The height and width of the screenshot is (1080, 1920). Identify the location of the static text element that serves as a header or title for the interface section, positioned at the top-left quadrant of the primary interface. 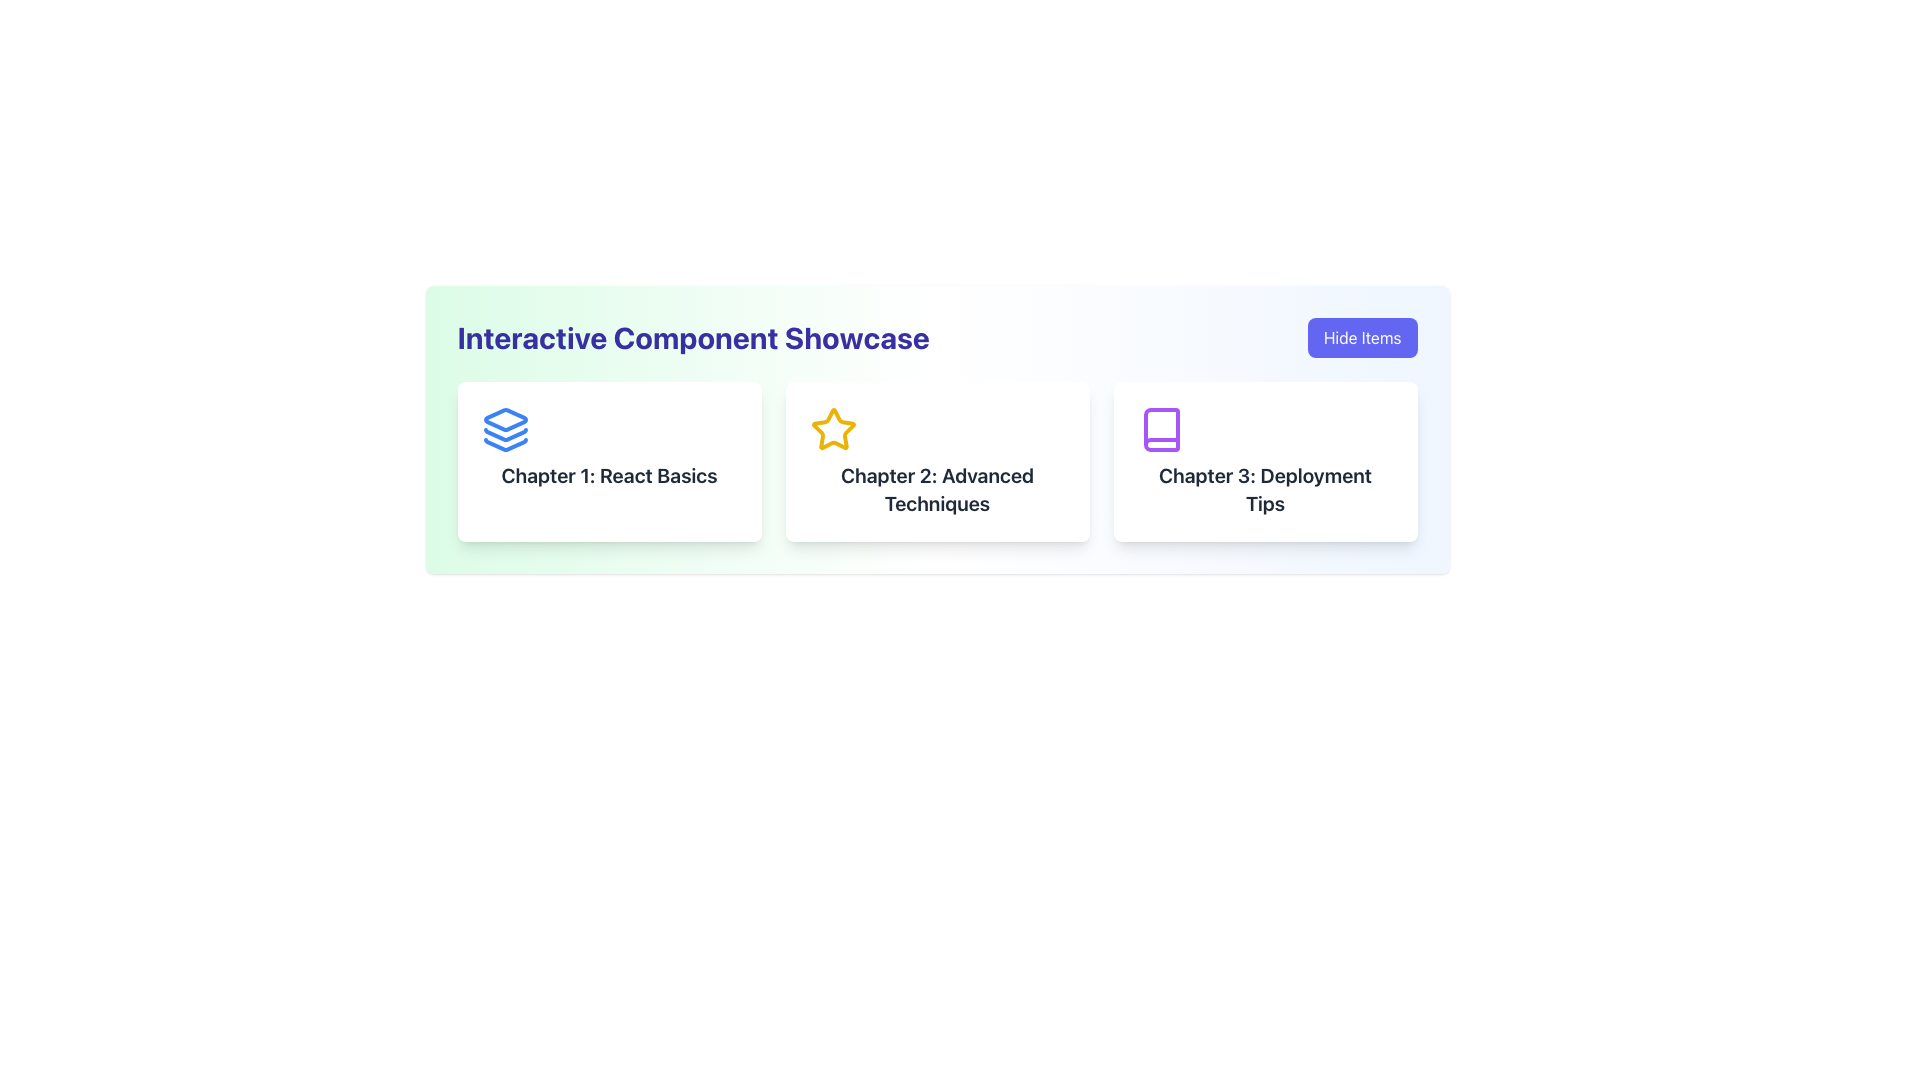
(693, 337).